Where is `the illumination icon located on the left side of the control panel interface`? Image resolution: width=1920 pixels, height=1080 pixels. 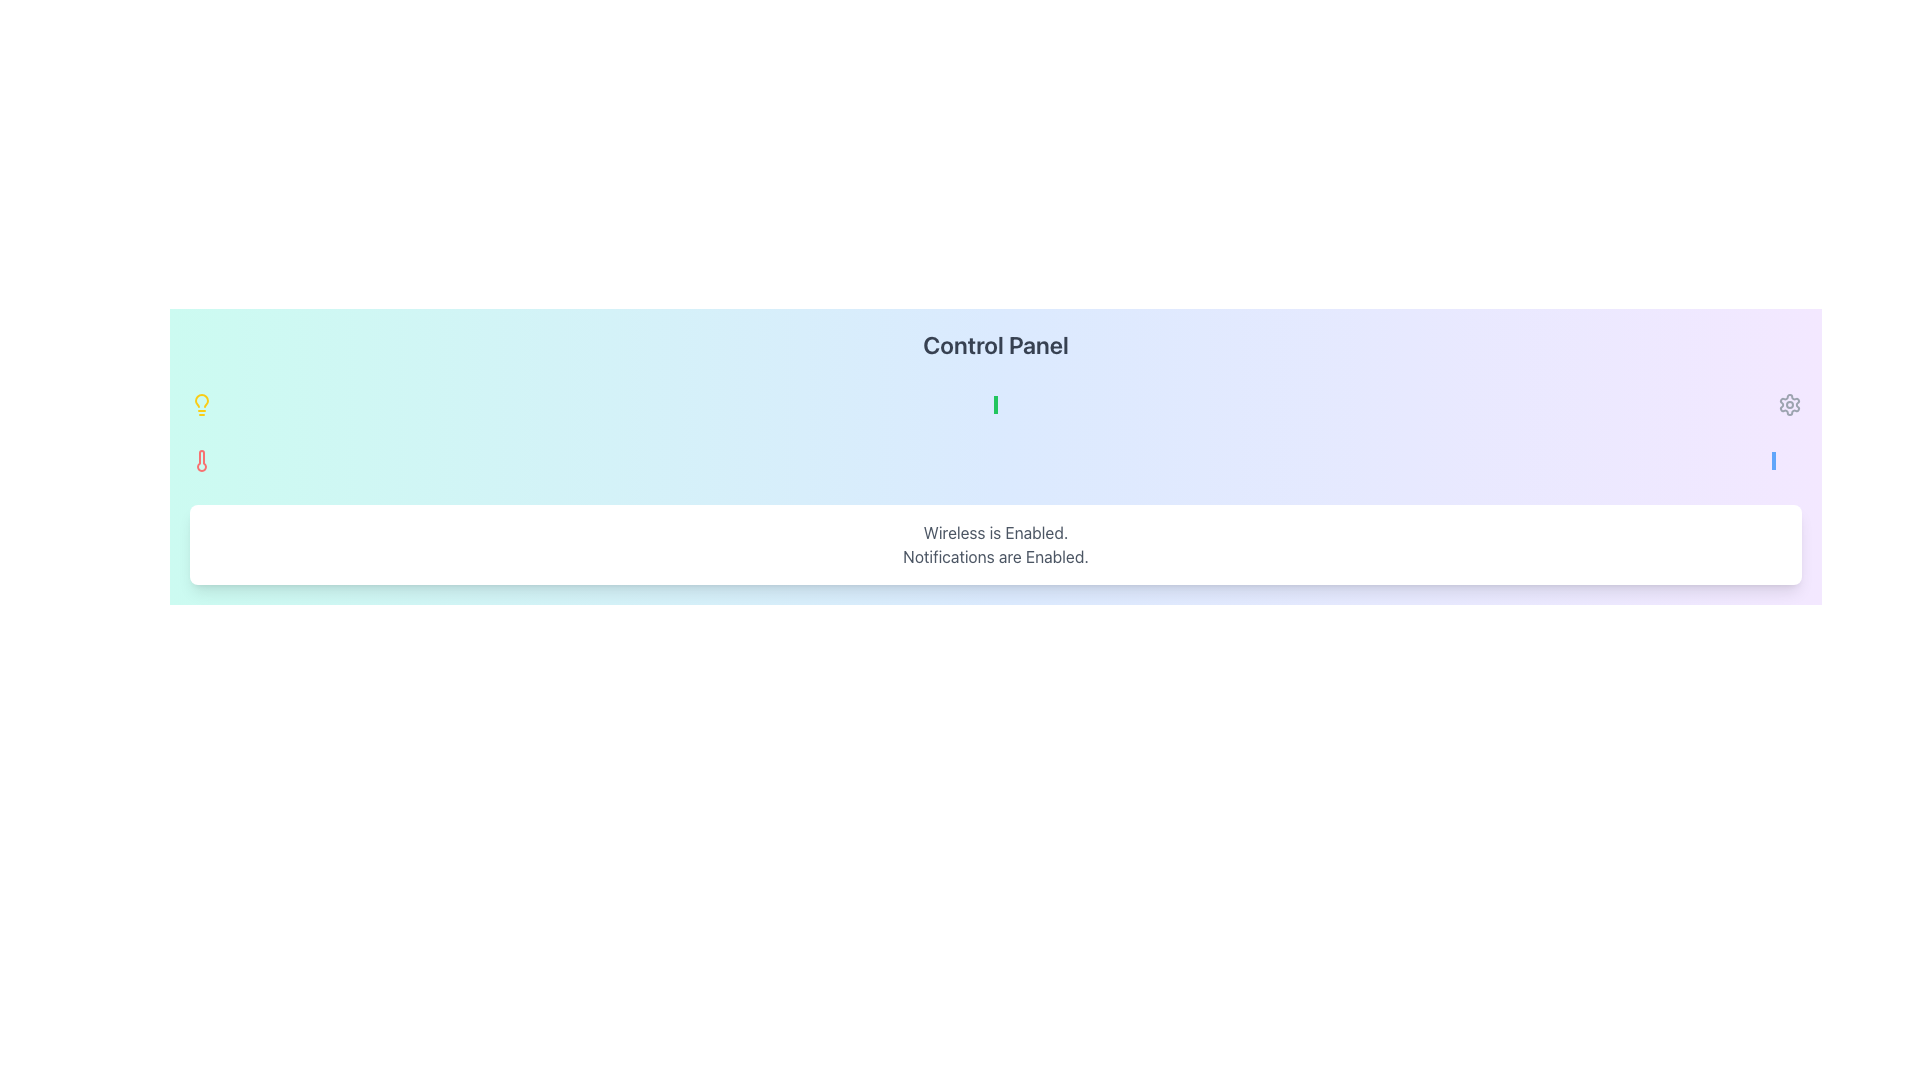
the illumination icon located on the left side of the control panel interface is located at coordinates (201, 405).